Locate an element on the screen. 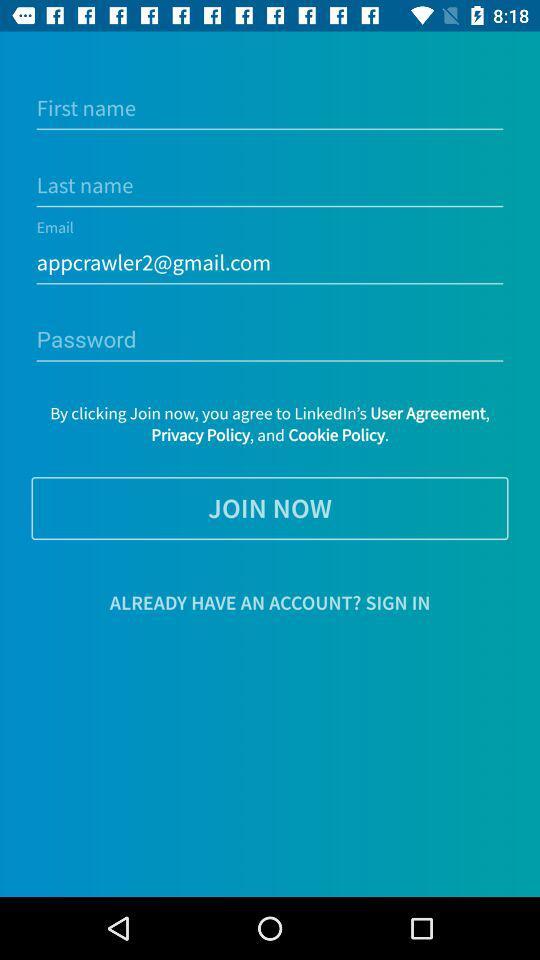  the already have an icon is located at coordinates (270, 601).